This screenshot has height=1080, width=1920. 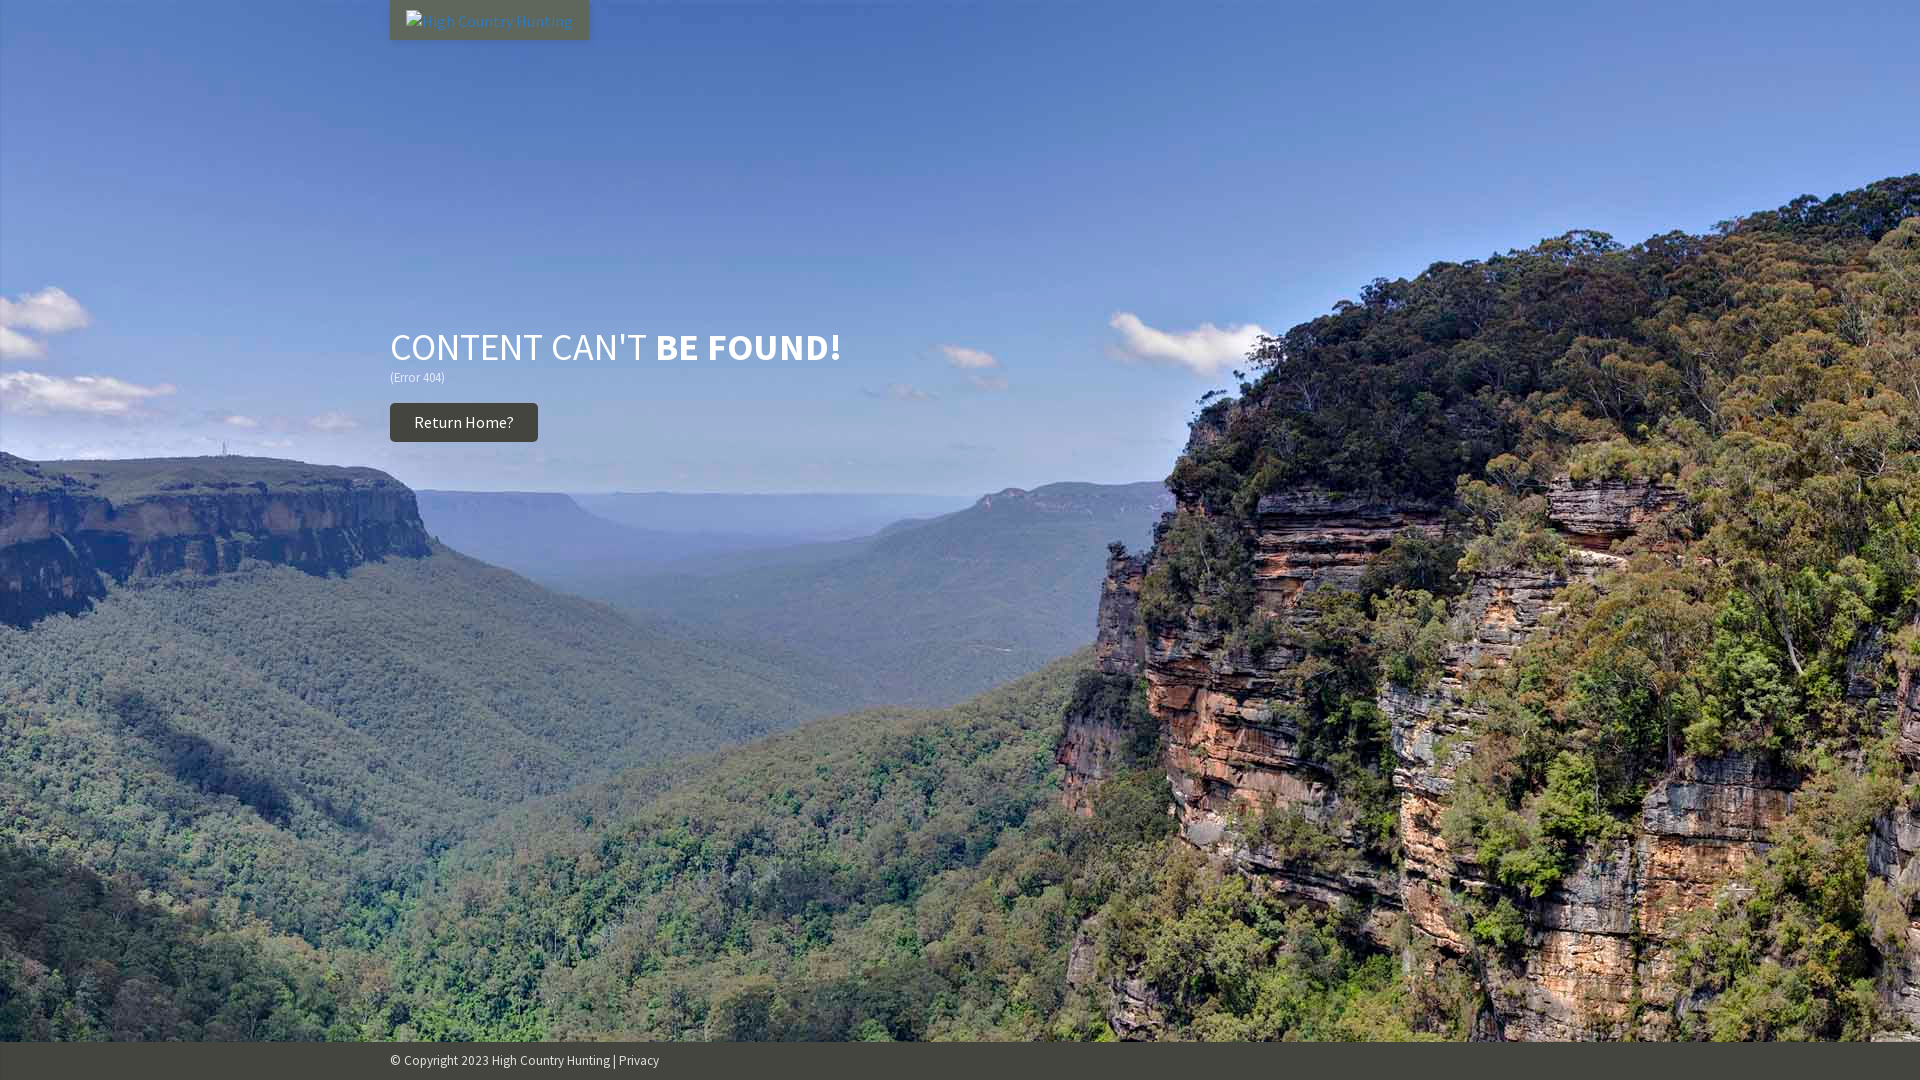 I want to click on 'Return Home?', so click(x=463, y=421).